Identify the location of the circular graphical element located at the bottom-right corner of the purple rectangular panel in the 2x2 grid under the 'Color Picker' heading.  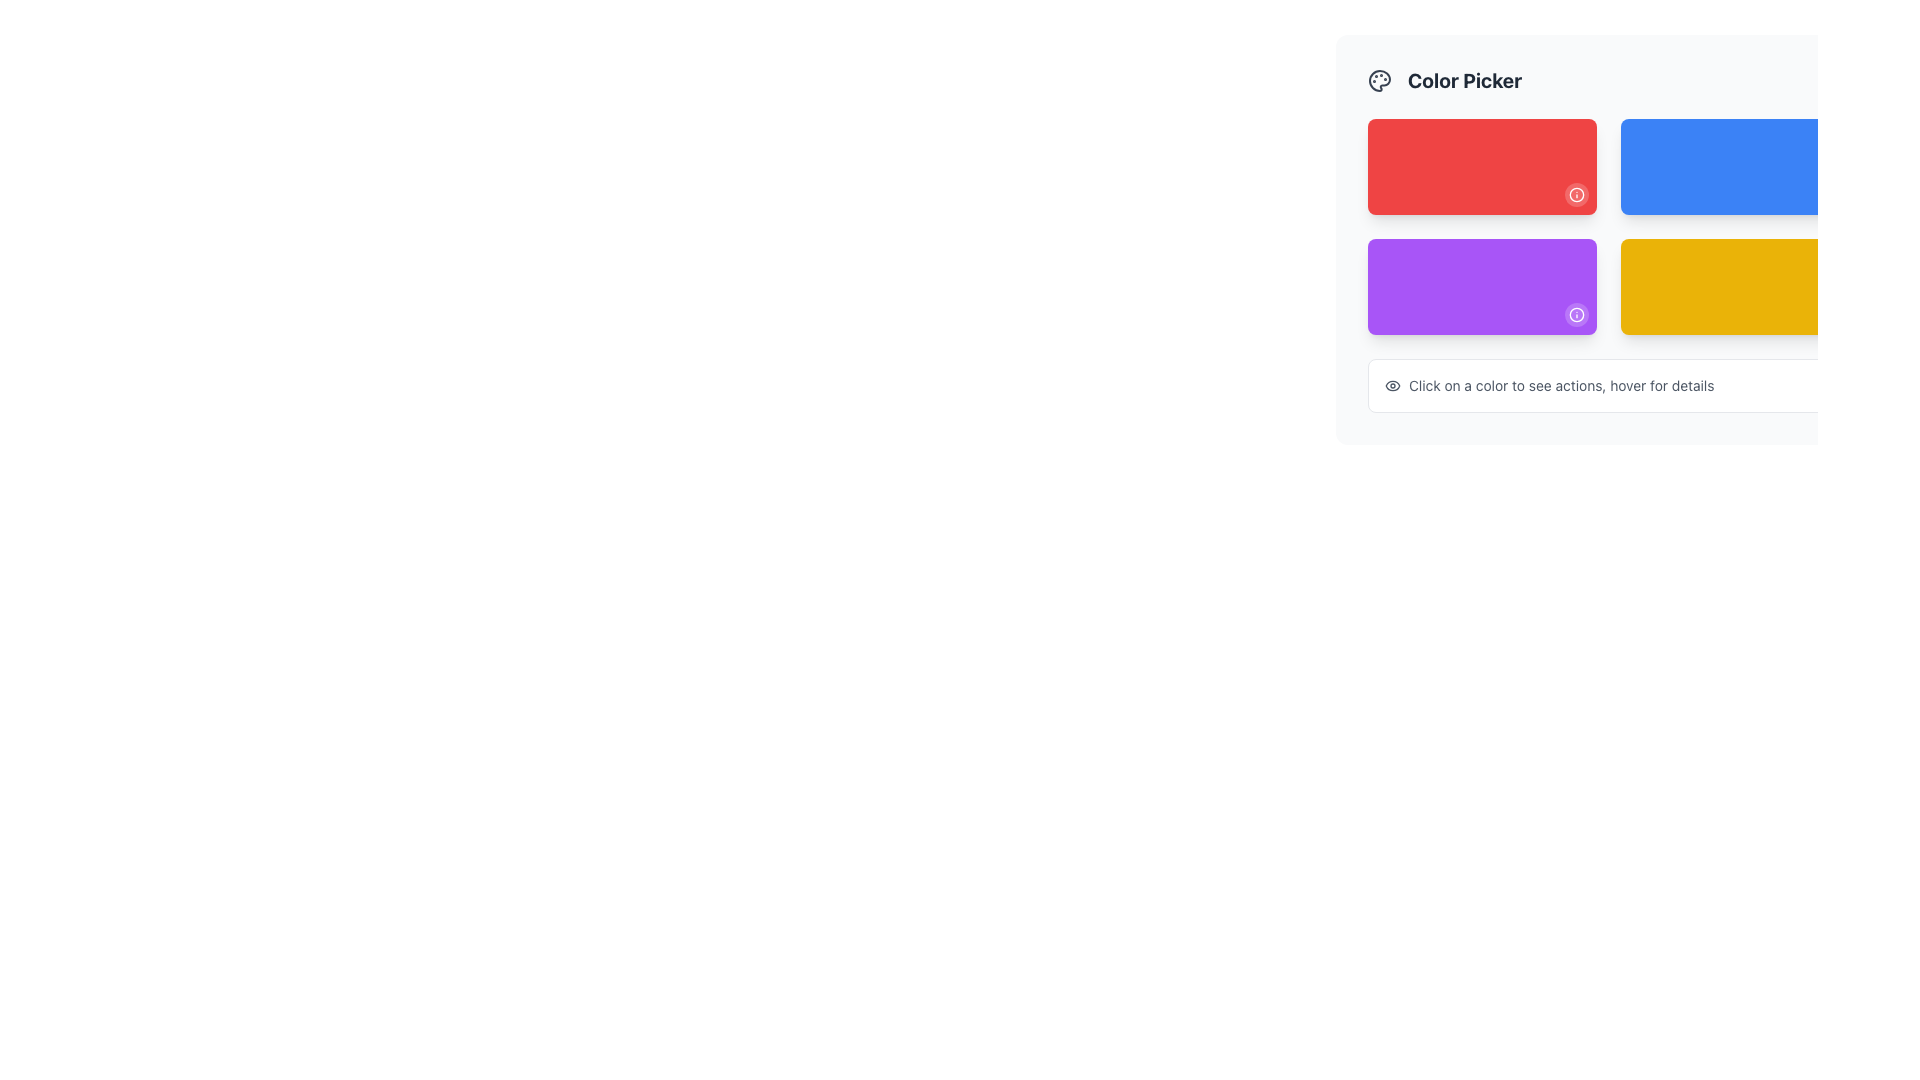
(1576, 315).